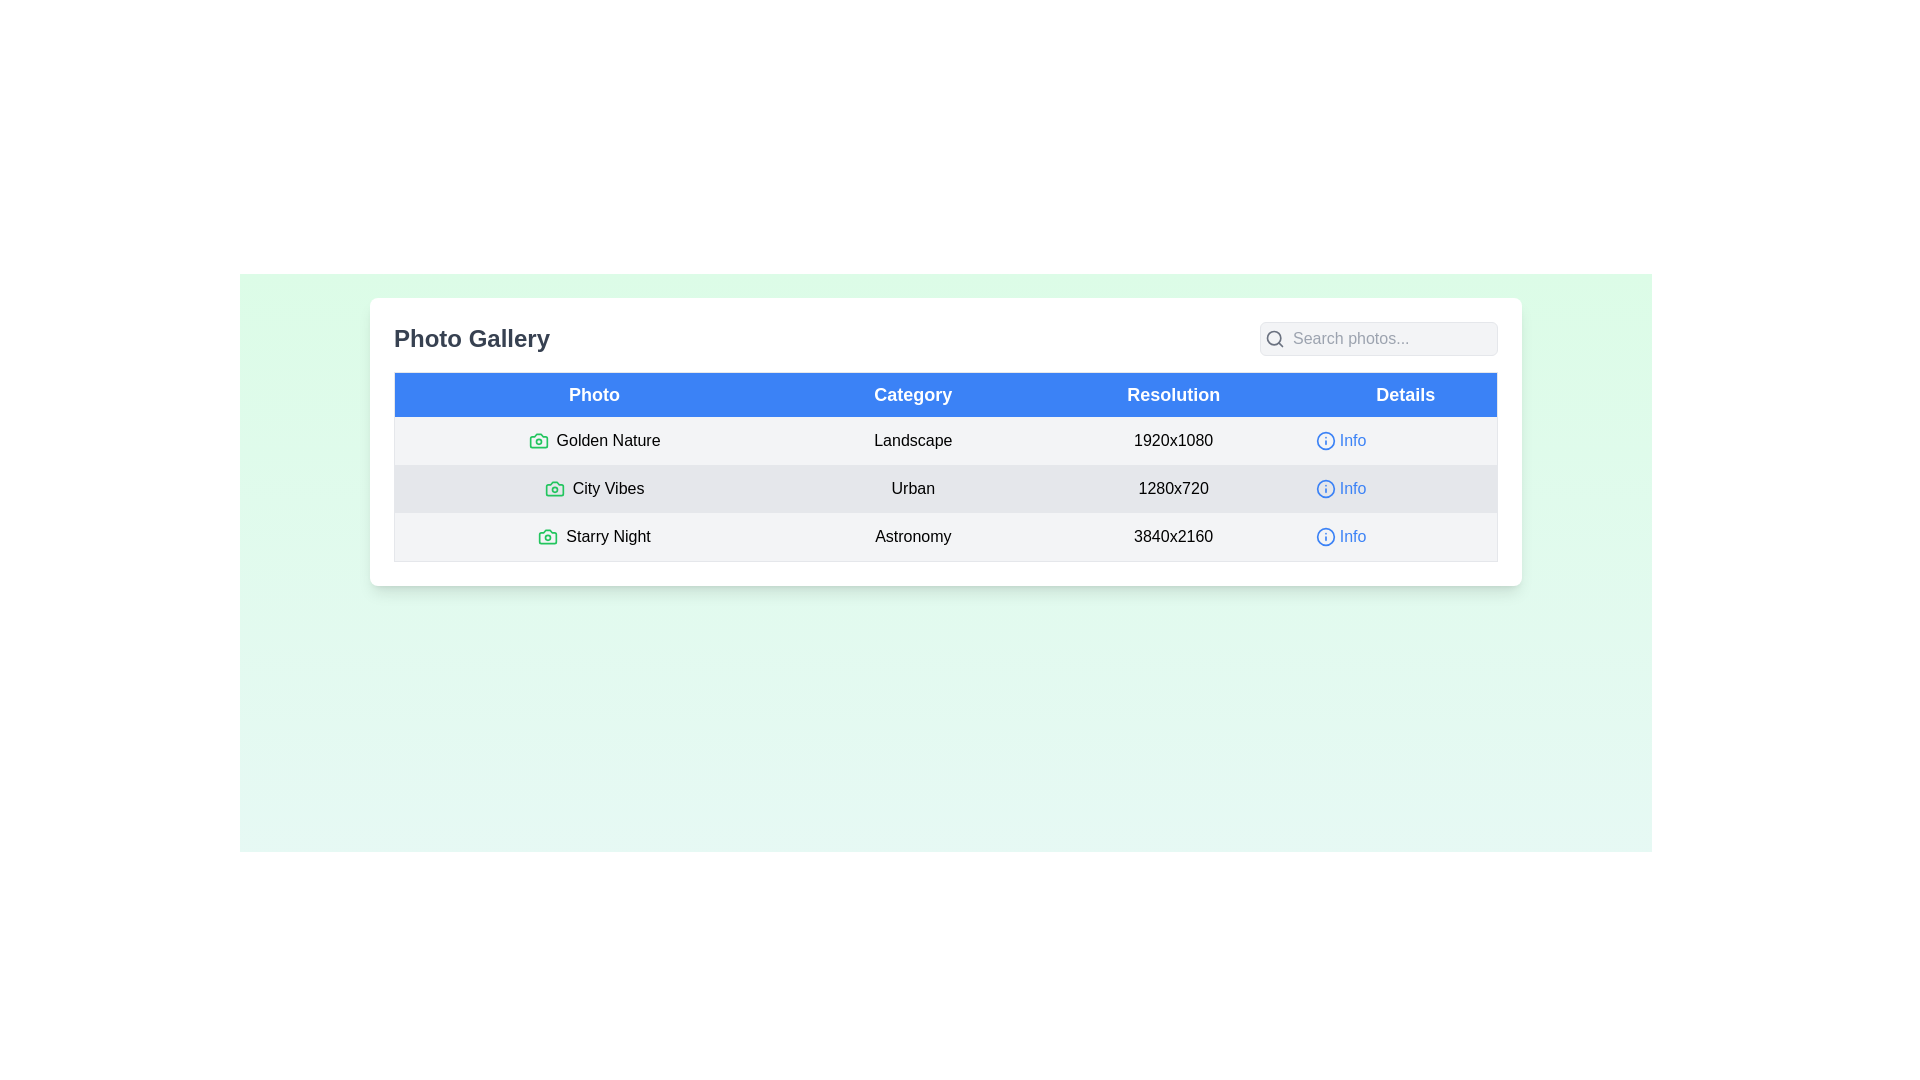 The height and width of the screenshot is (1080, 1920). I want to click on the icon representing the 'Starry Night' photography concept, located to the left of the text in the last row of the table, so click(548, 535).